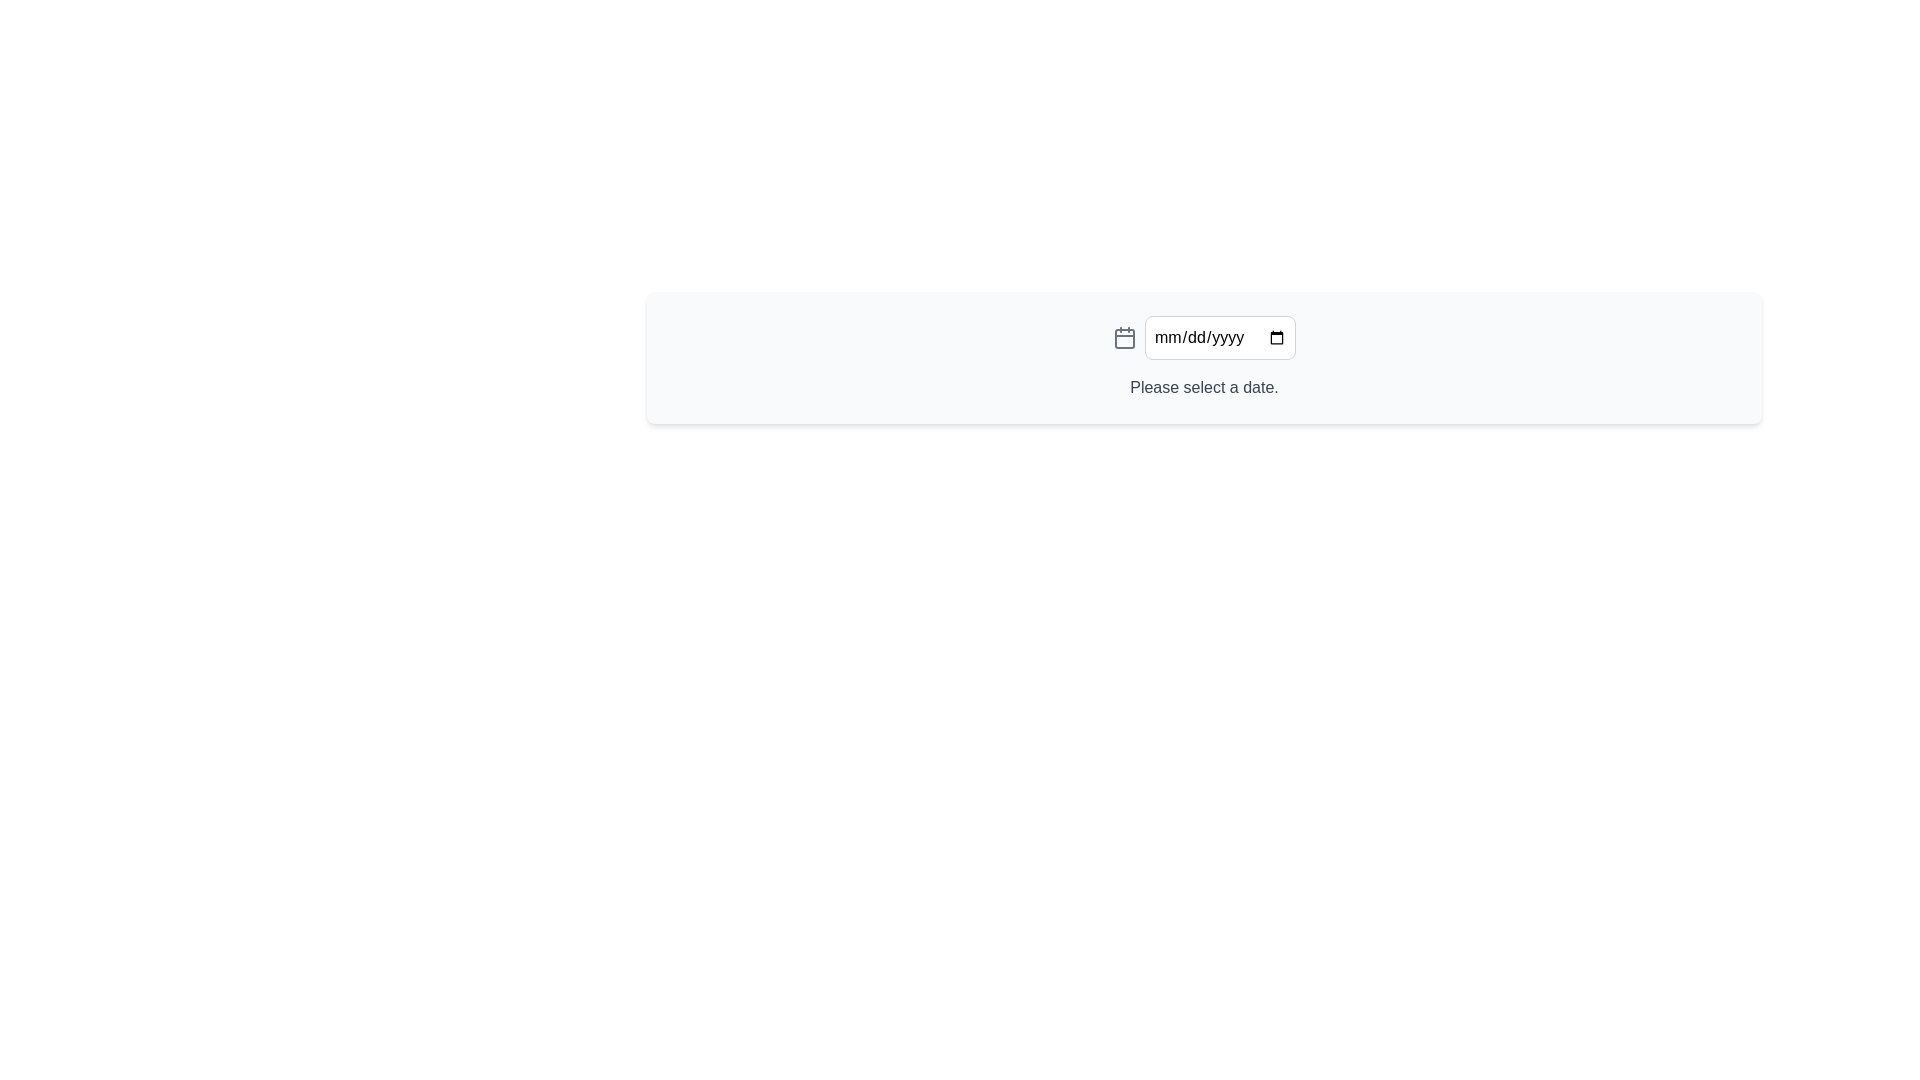 This screenshot has height=1080, width=1920. I want to click on the small rectangle with rounded corners that is part of the calendar icon, positioned centrally within the bounds of the icon, located towards the top-left area of the form section, next to a text input field, so click(1124, 338).